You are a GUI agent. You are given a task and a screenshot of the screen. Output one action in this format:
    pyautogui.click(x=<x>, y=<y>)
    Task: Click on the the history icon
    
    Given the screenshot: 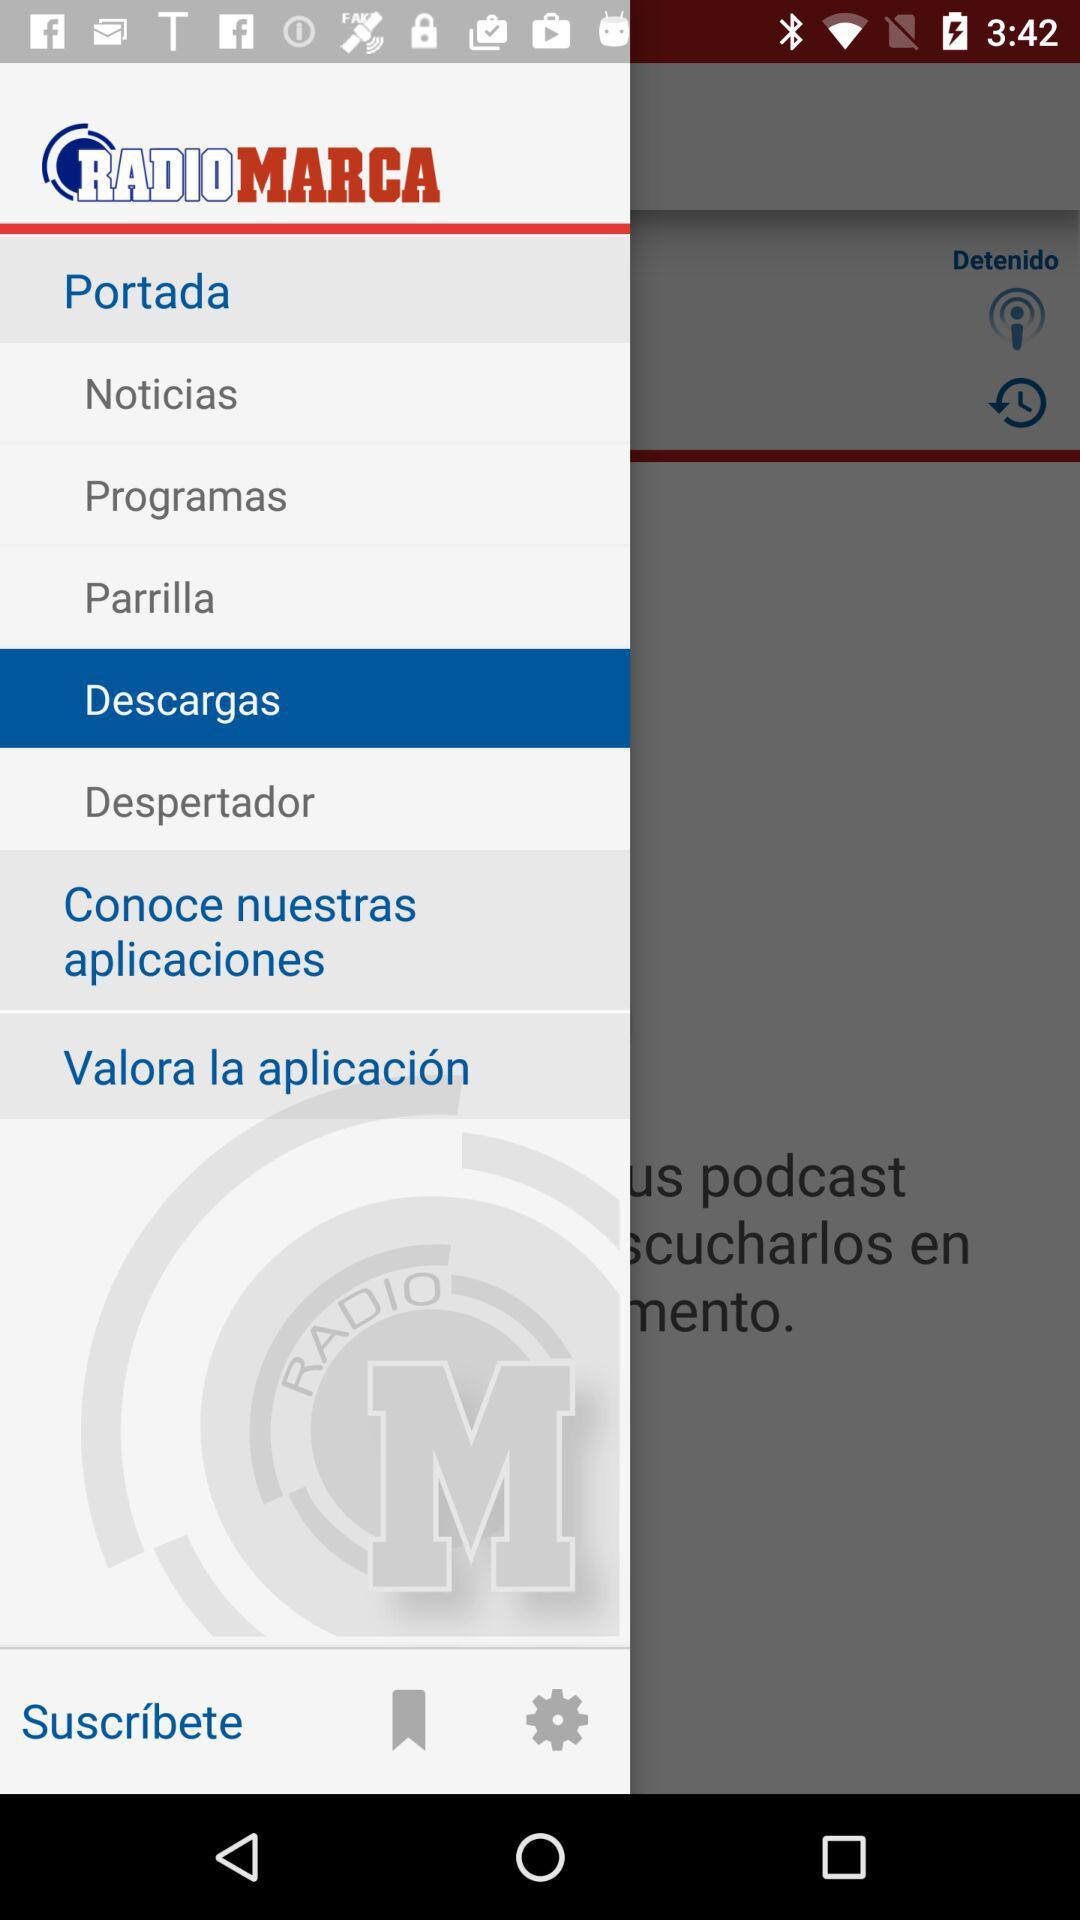 What is the action you would take?
    pyautogui.click(x=1017, y=401)
    